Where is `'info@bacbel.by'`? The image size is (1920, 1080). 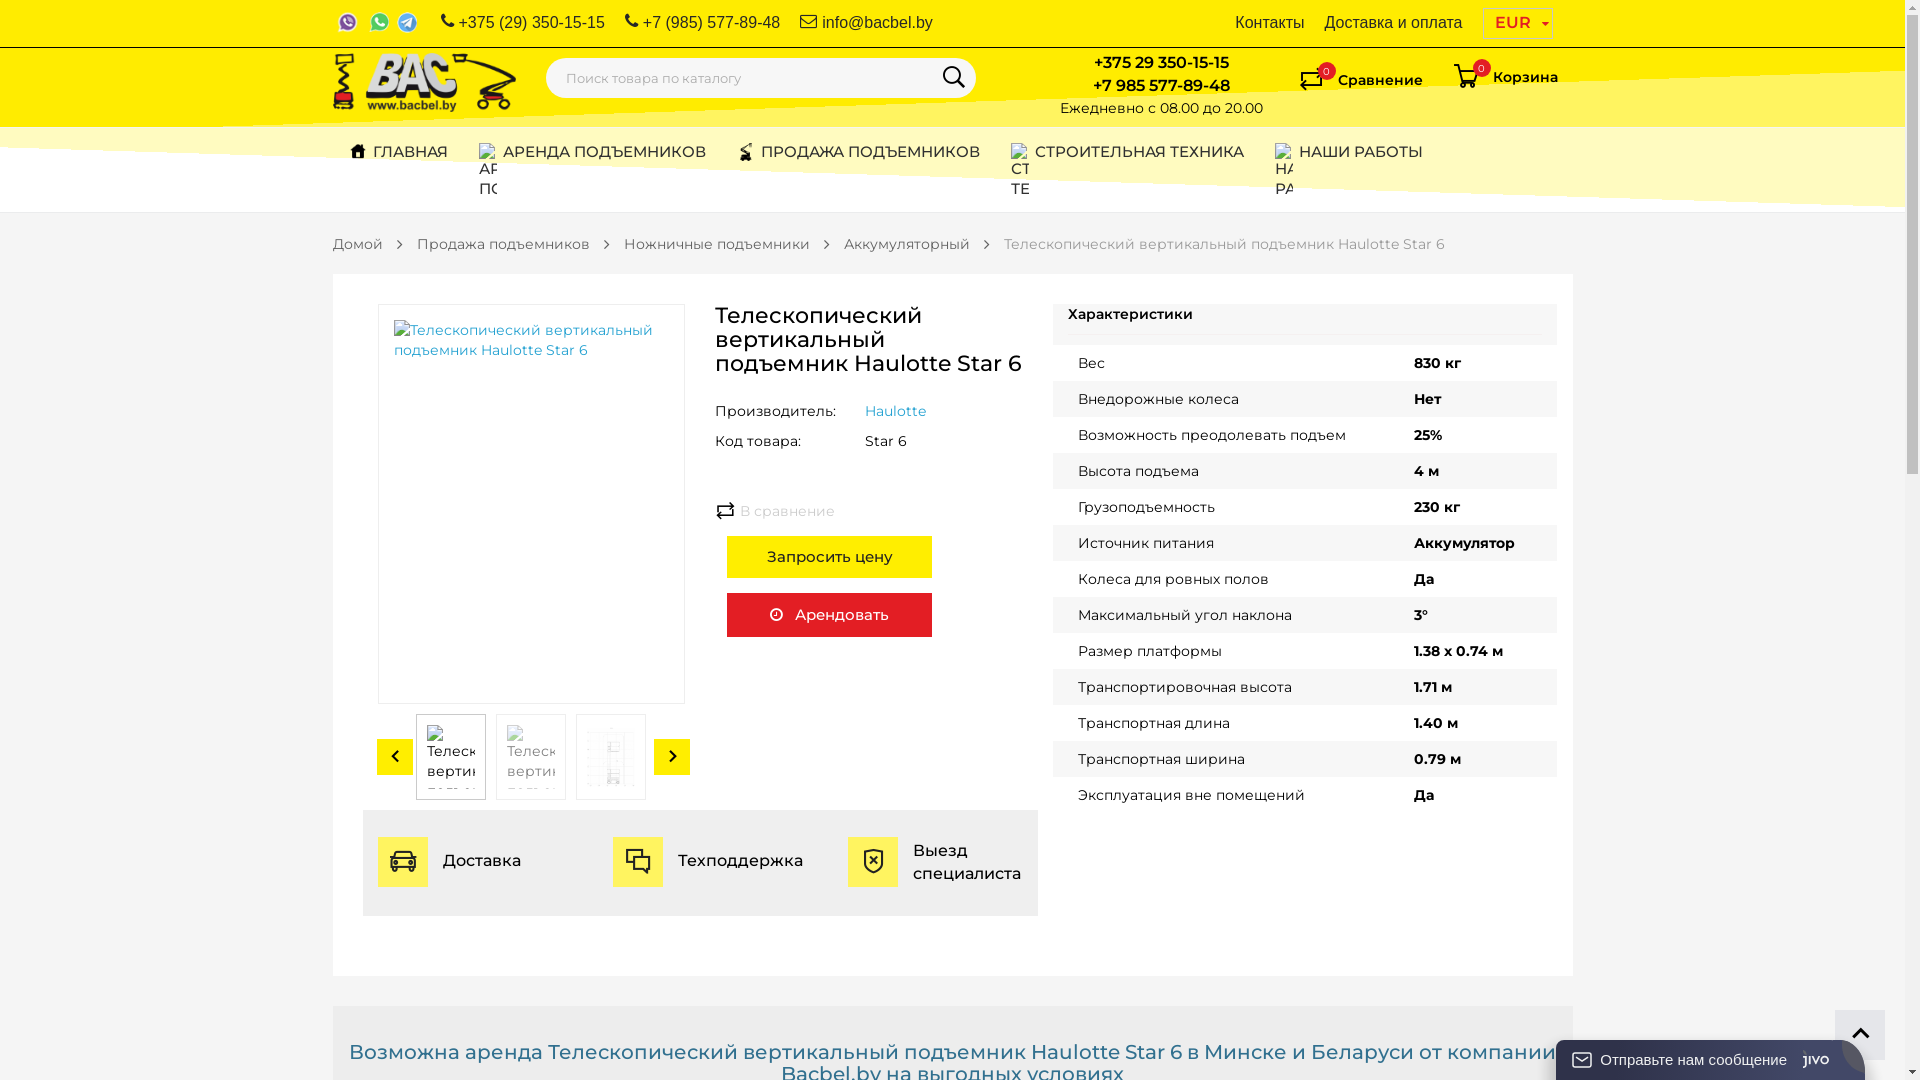
'info@bacbel.by' is located at coordinates (866, 23).